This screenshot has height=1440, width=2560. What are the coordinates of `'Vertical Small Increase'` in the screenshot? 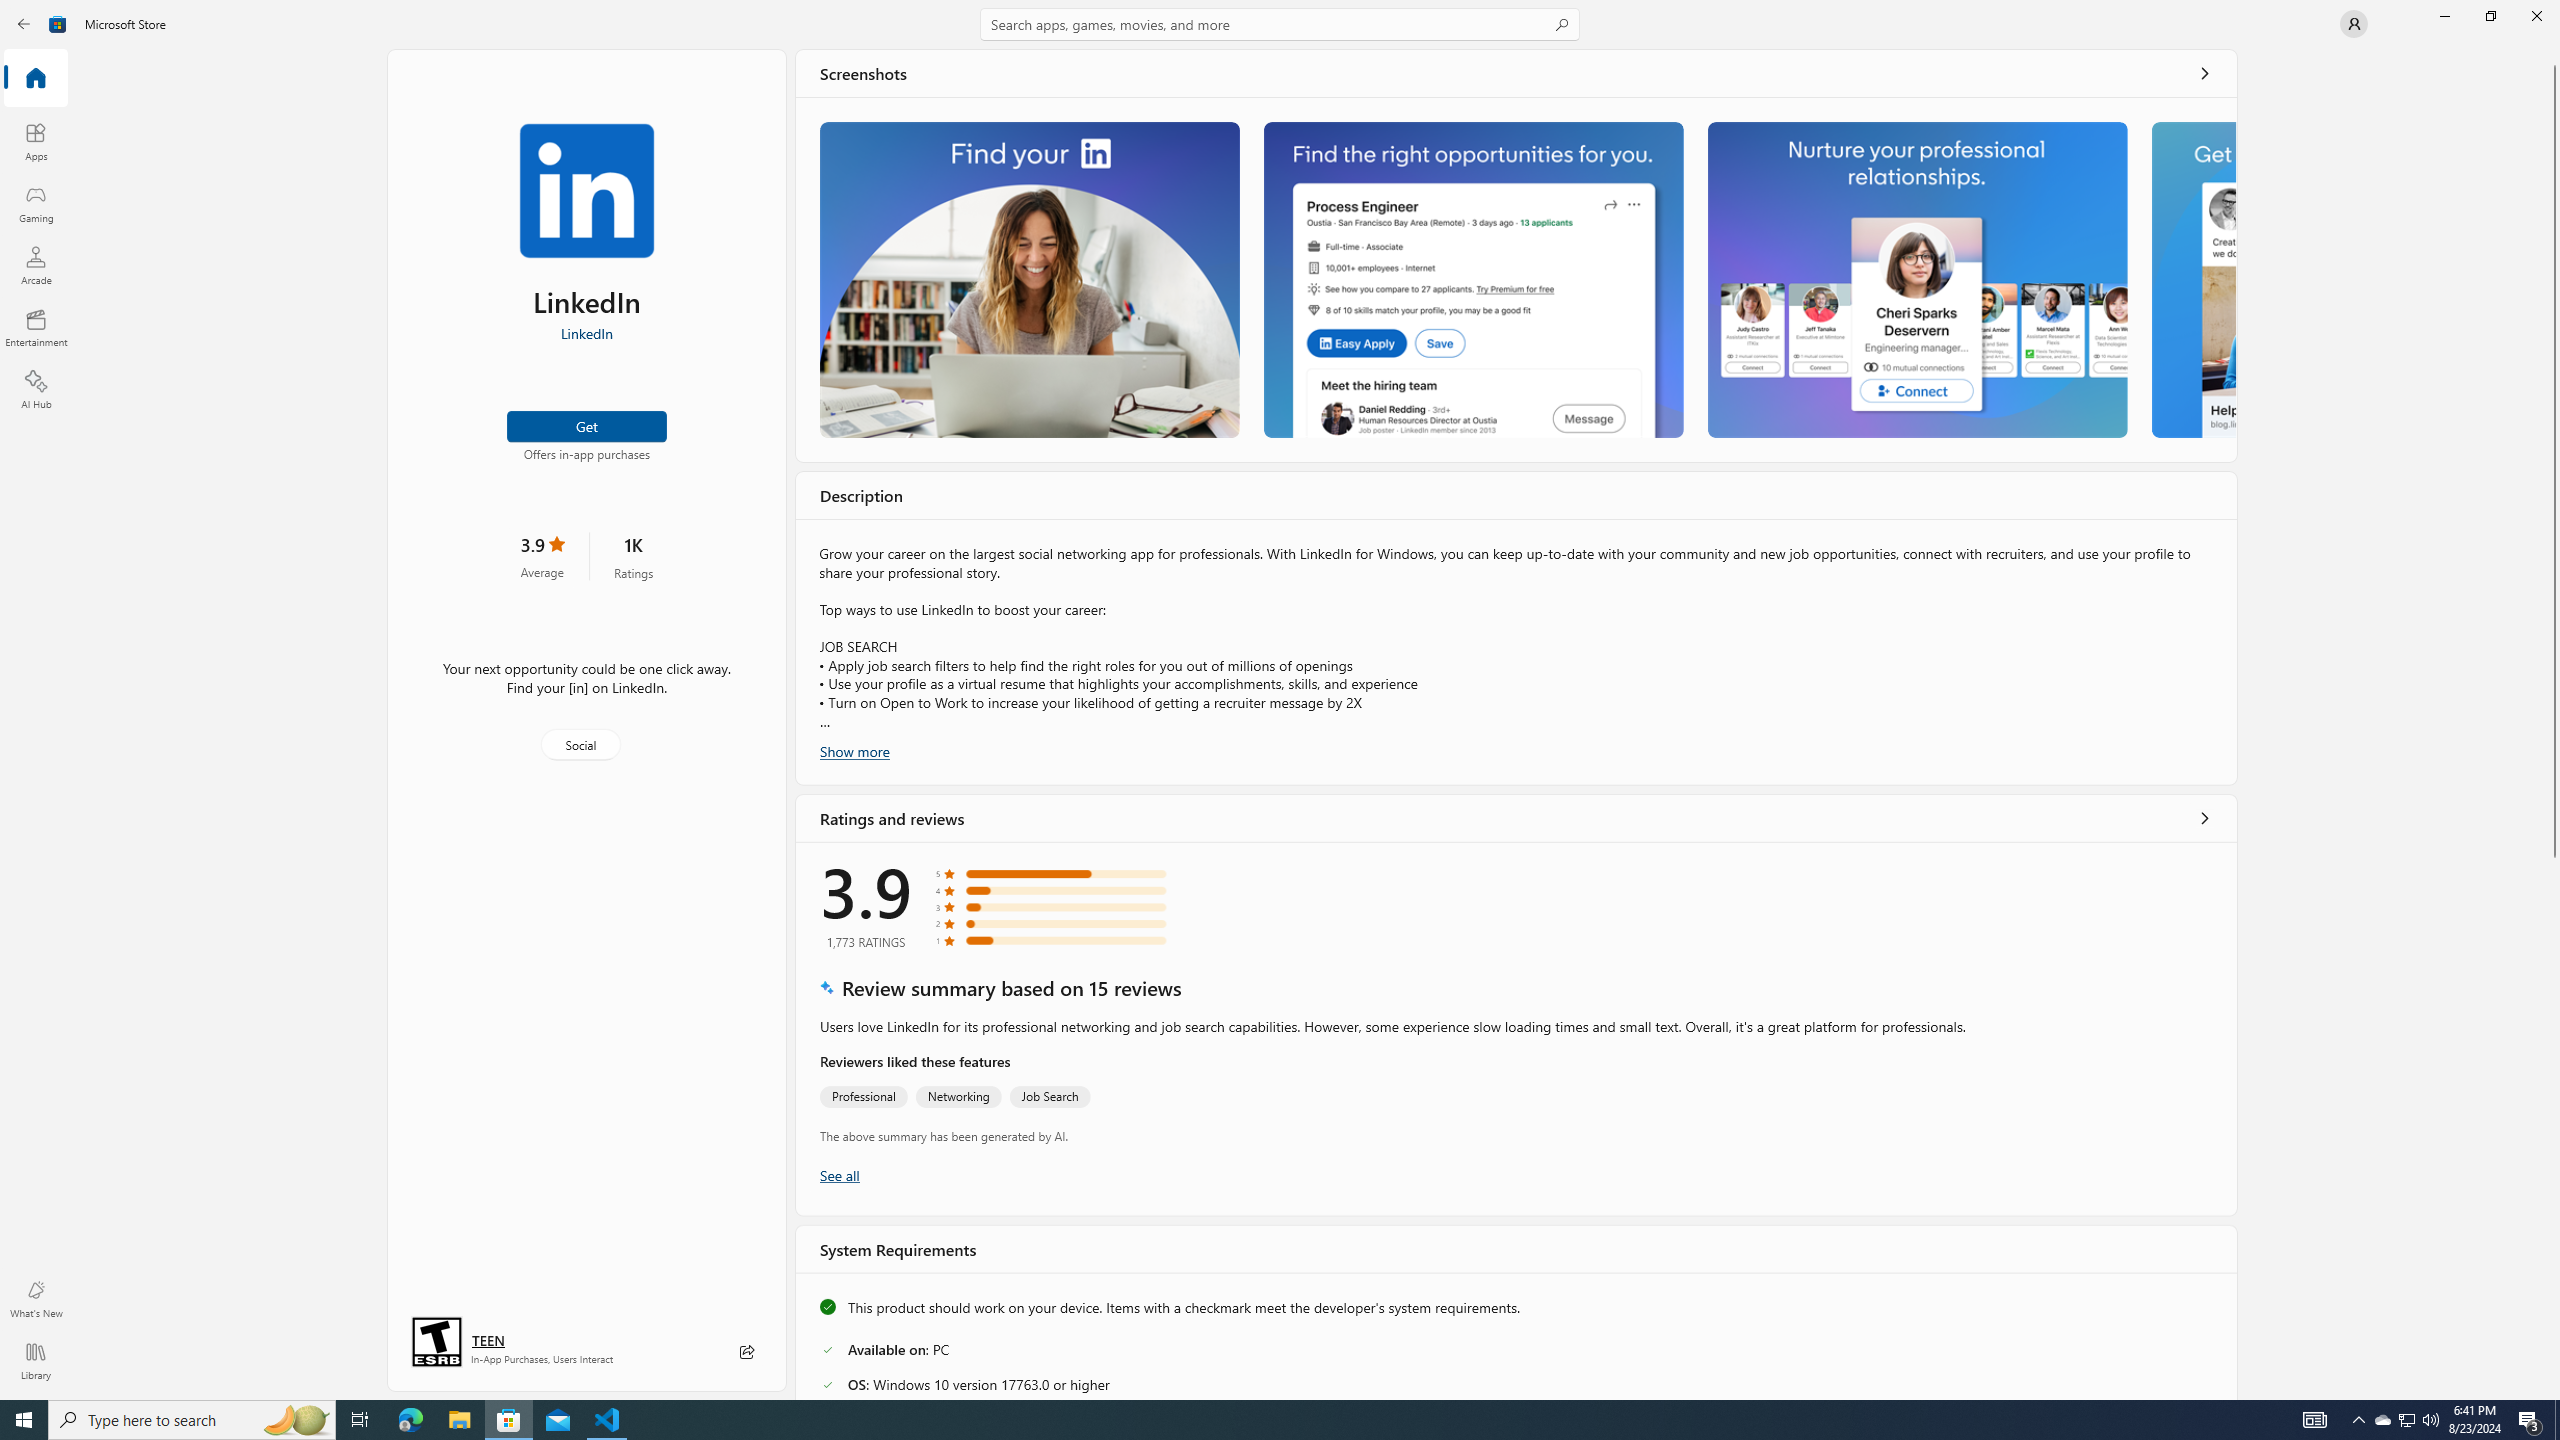 It's located at (2552, 1393).